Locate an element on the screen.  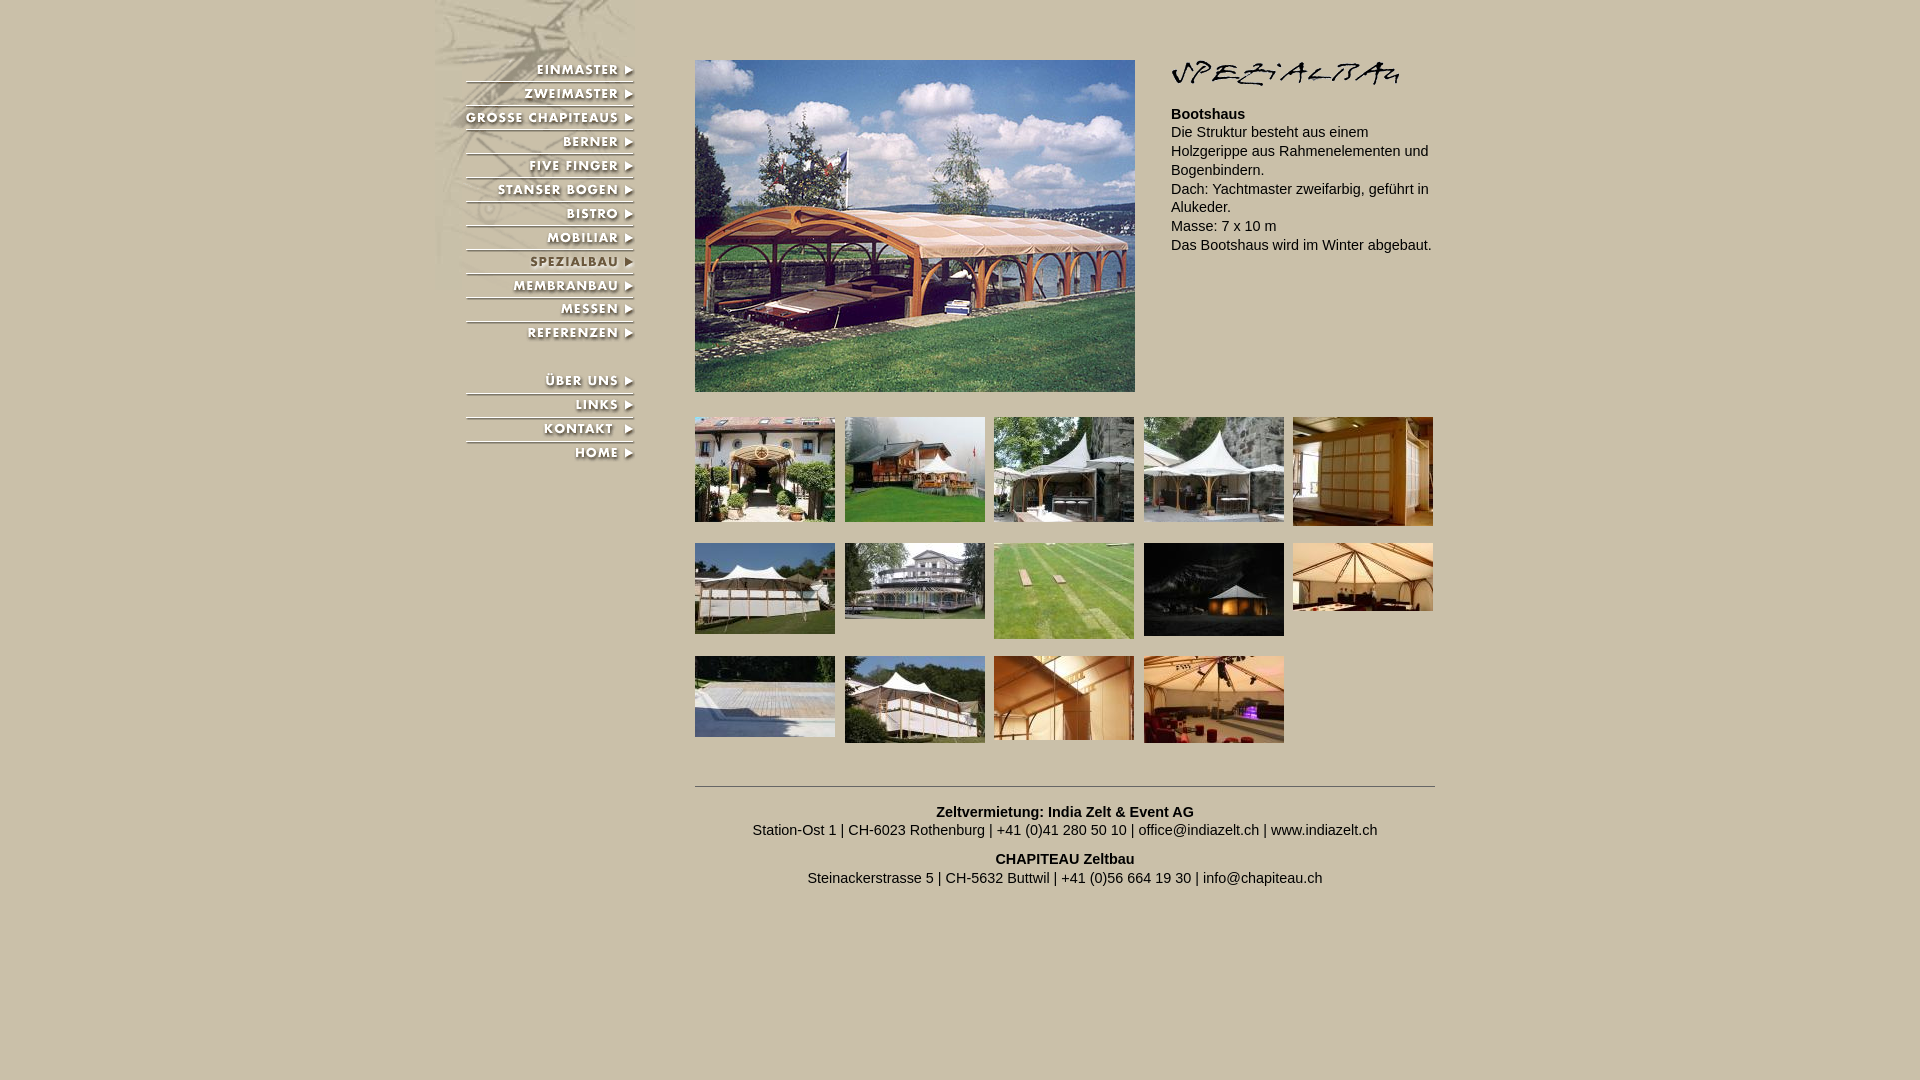
'www.indiazelt.ch' is located at coordinates (1270, 829).